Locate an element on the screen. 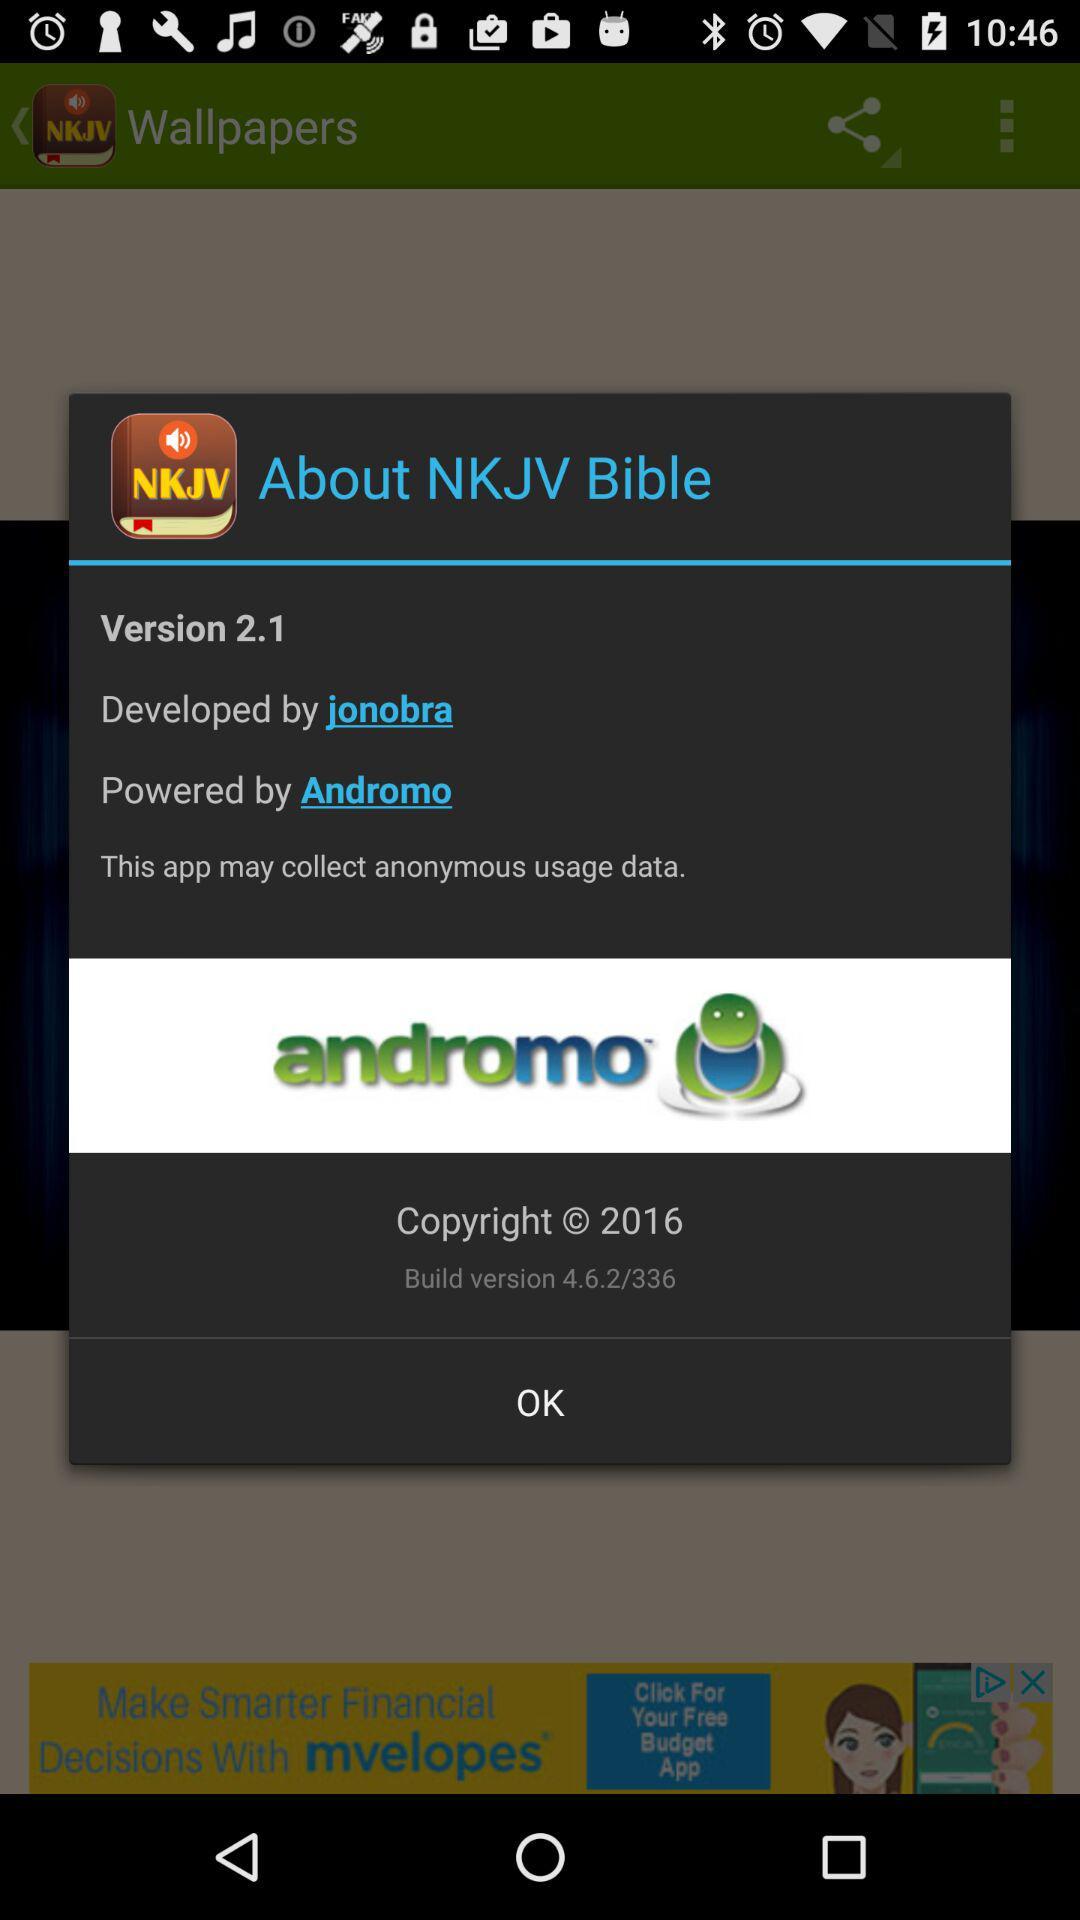 Image resolution: width=1080 pixels, height=1920 pixels. app below developed by jonobra app is located at coordinates (540, 804).